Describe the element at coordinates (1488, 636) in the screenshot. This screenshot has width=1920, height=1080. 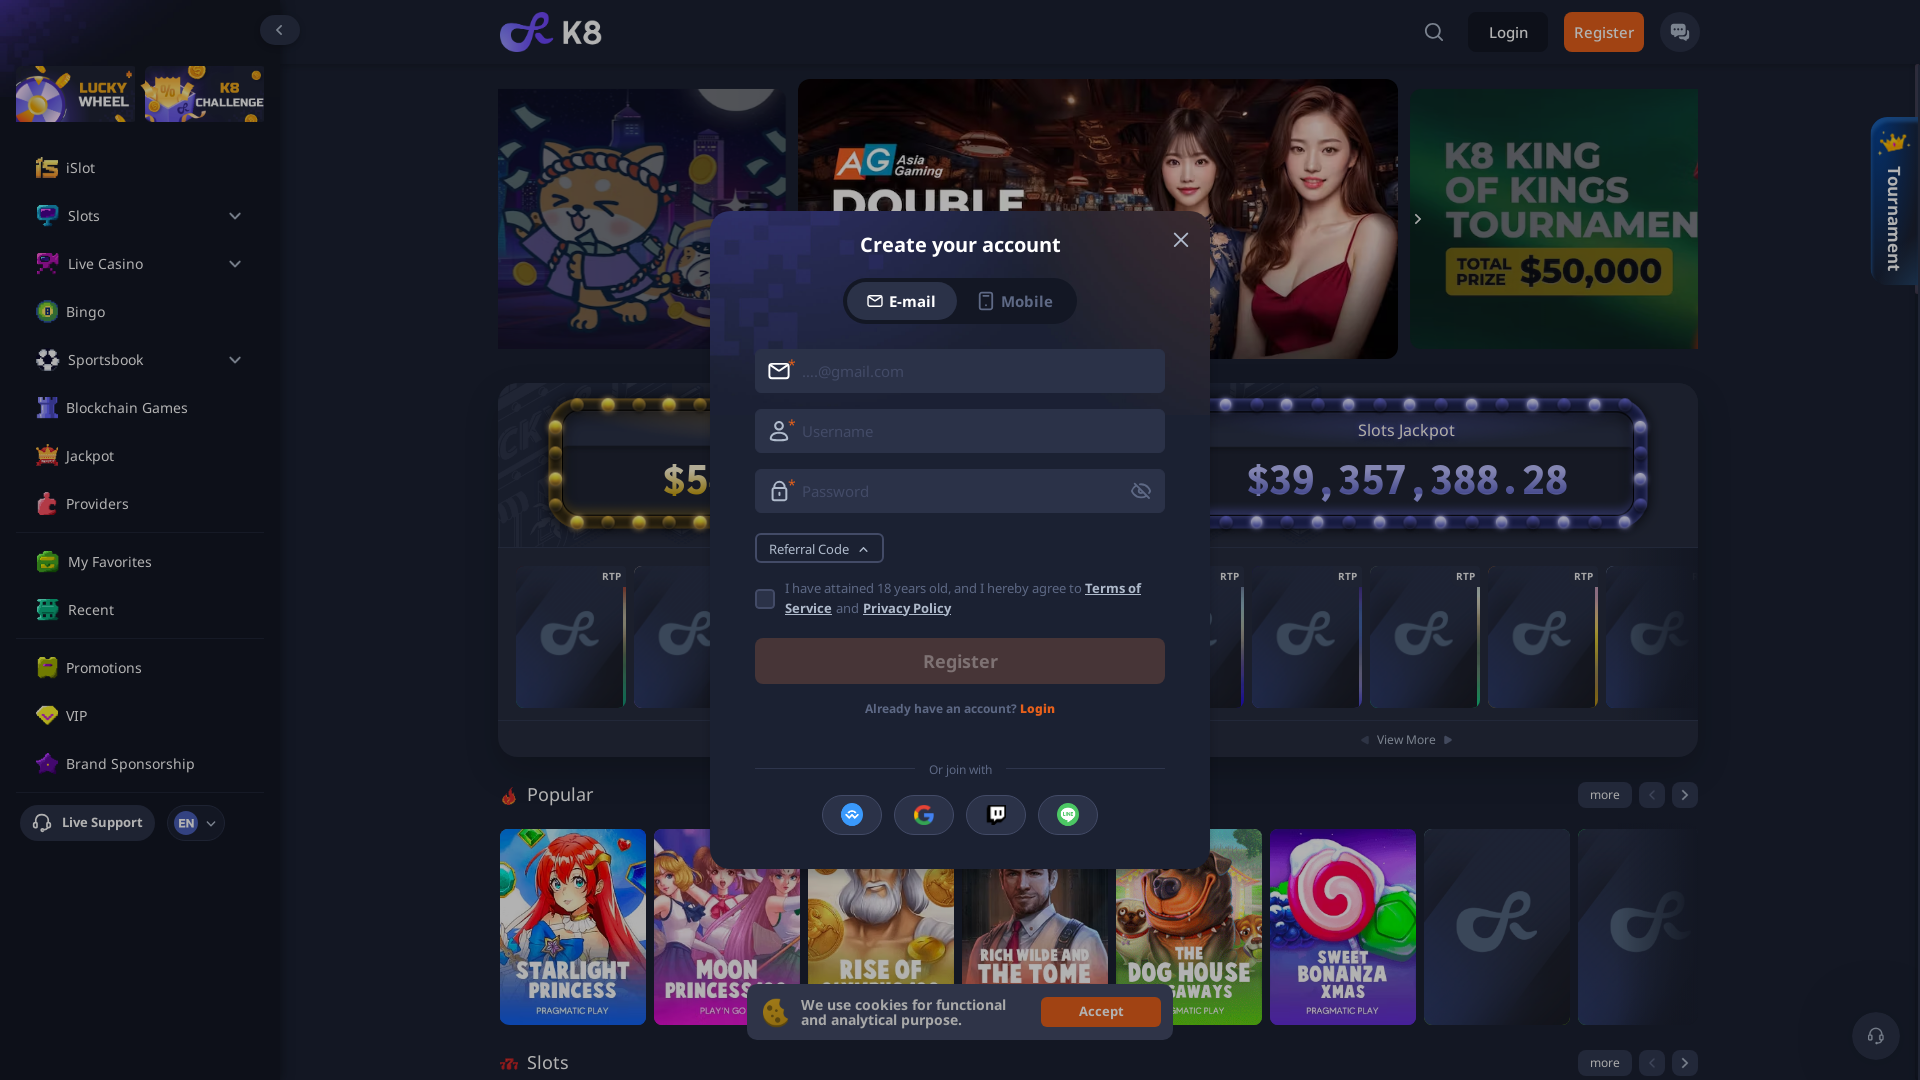
I see `'African Spirit Sticky Wilds'` at that location.